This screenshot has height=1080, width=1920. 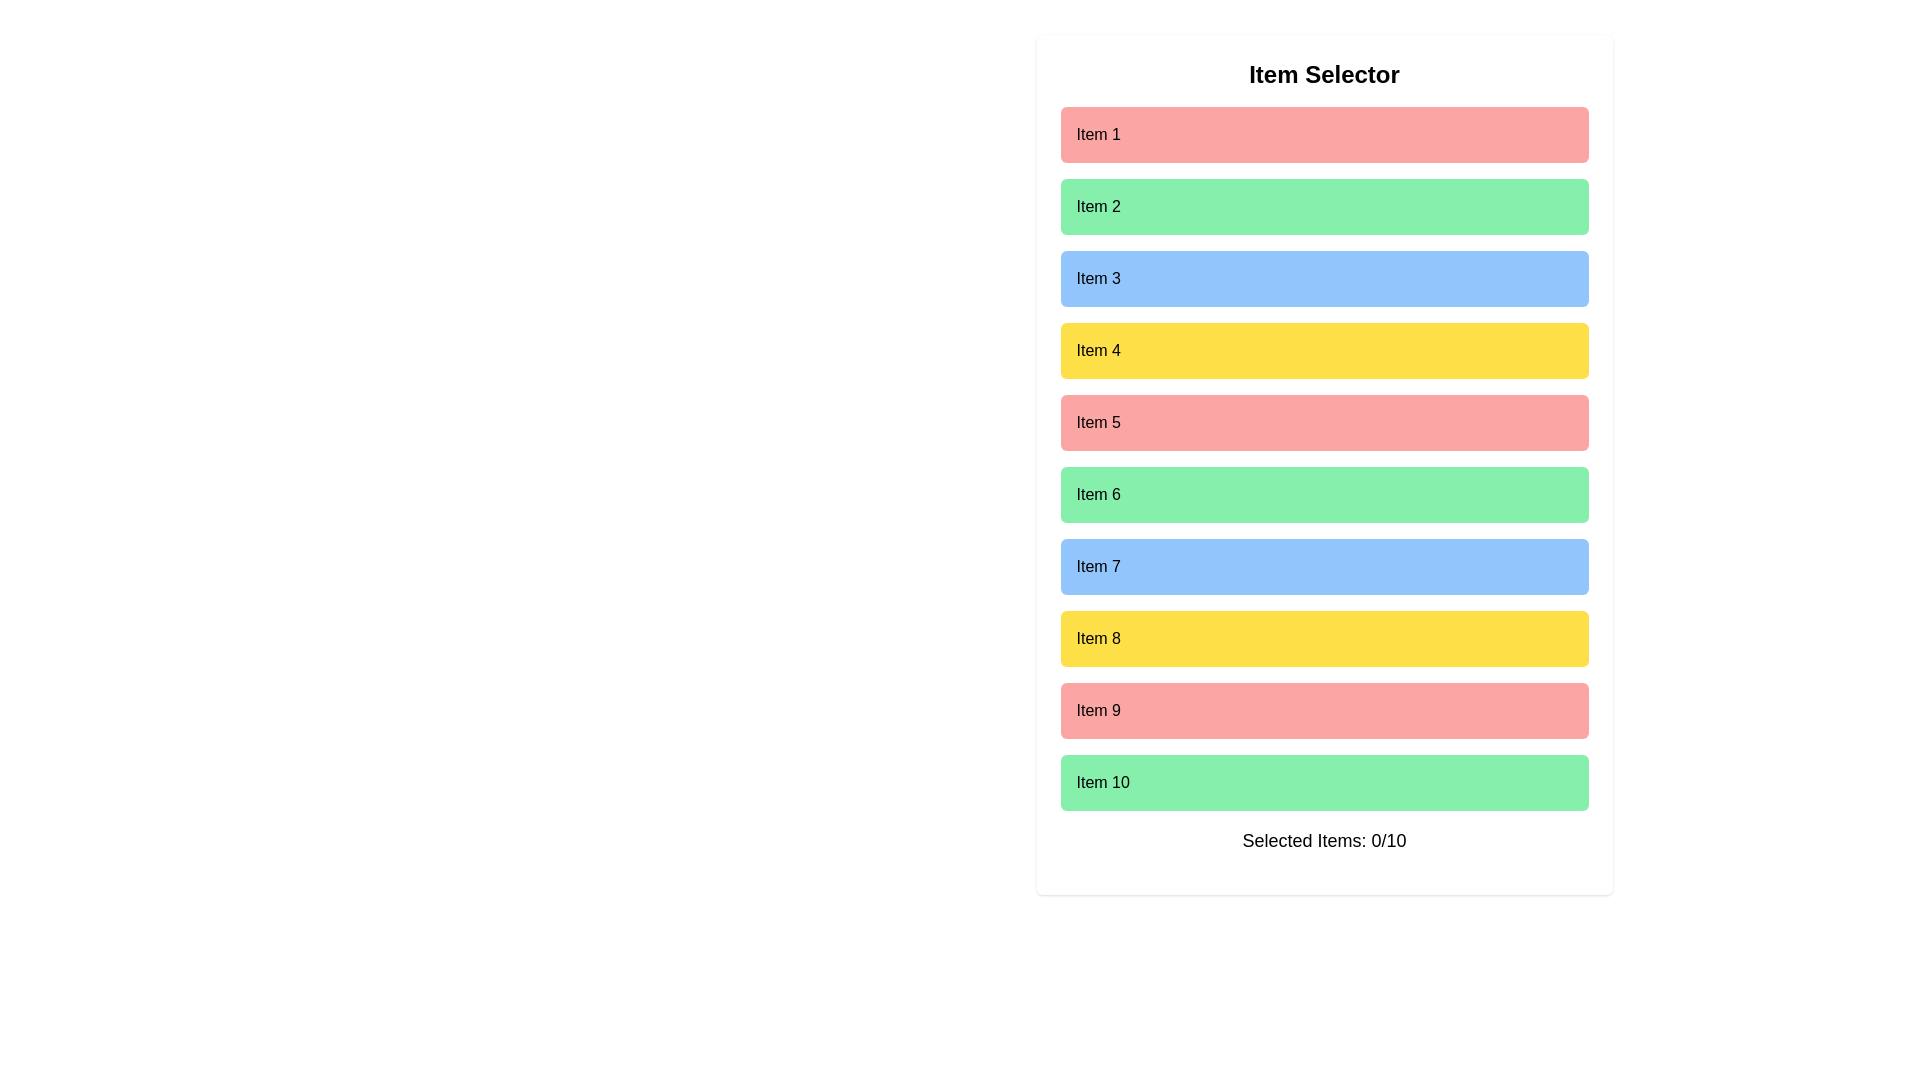 I want to click on the 'Item 6' text label displayed in bold on a green background to inspect its content, so click(x=1097, y=494).